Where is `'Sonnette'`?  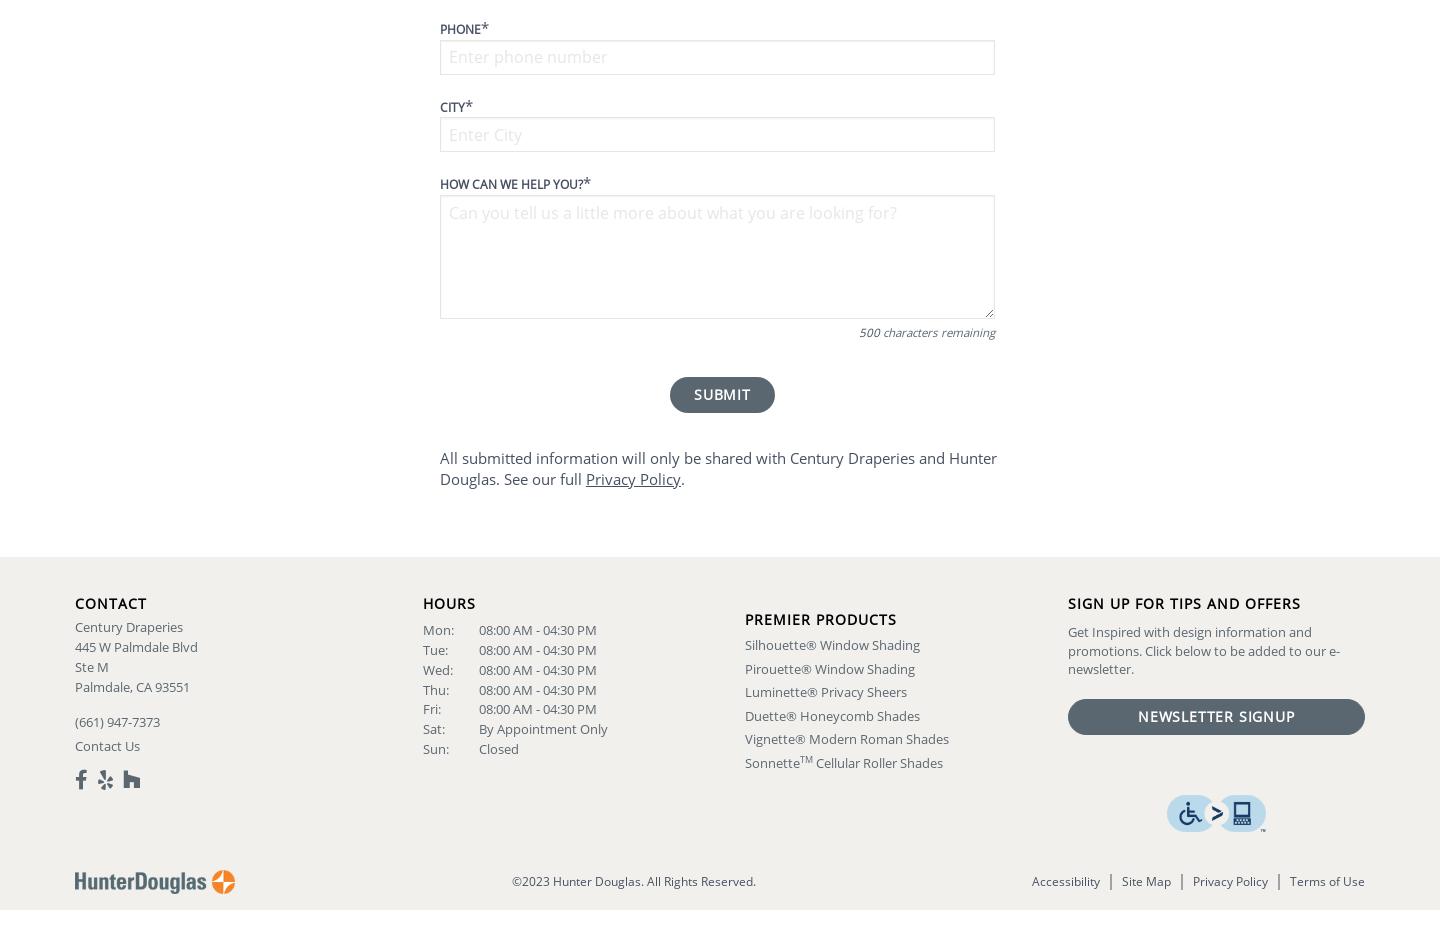
'Sonnette' is located at coordinates (771, 762).